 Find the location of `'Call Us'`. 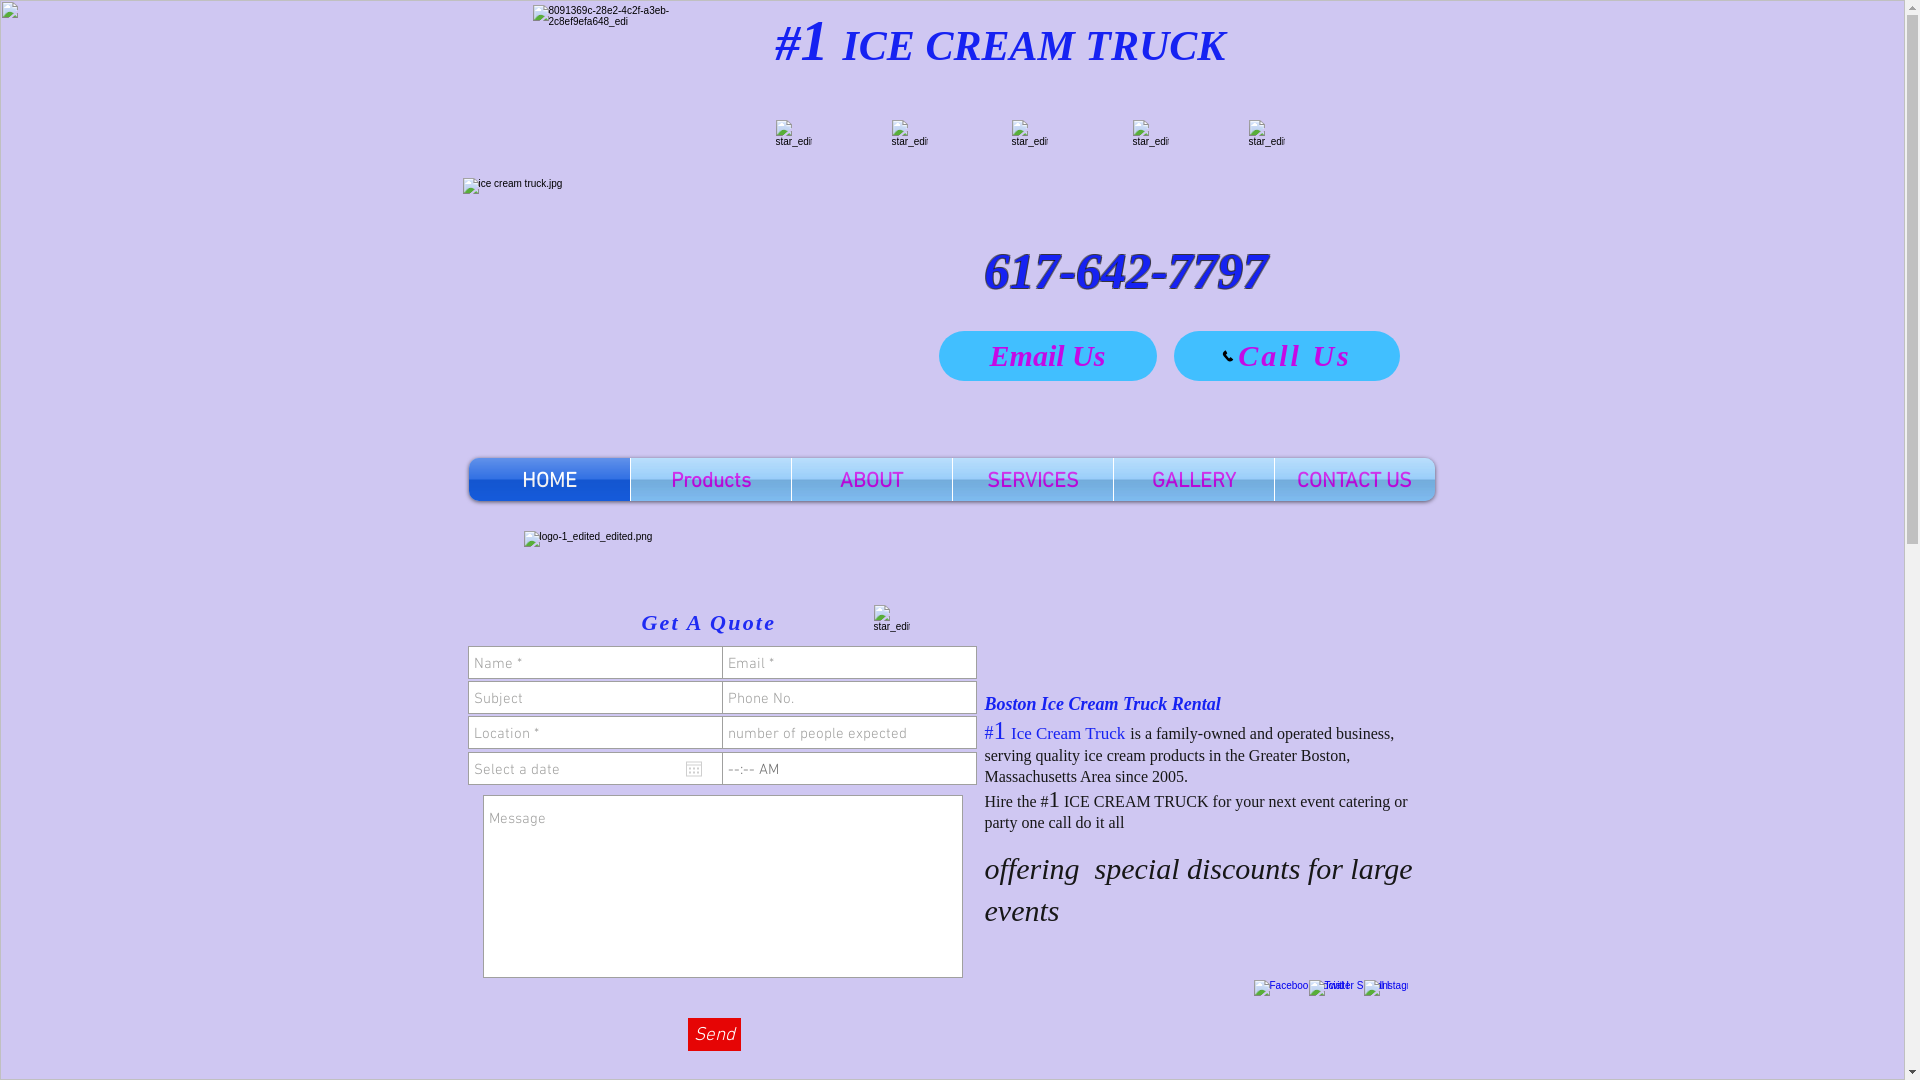

'Call Us' is located at coordinates (1286, 354).